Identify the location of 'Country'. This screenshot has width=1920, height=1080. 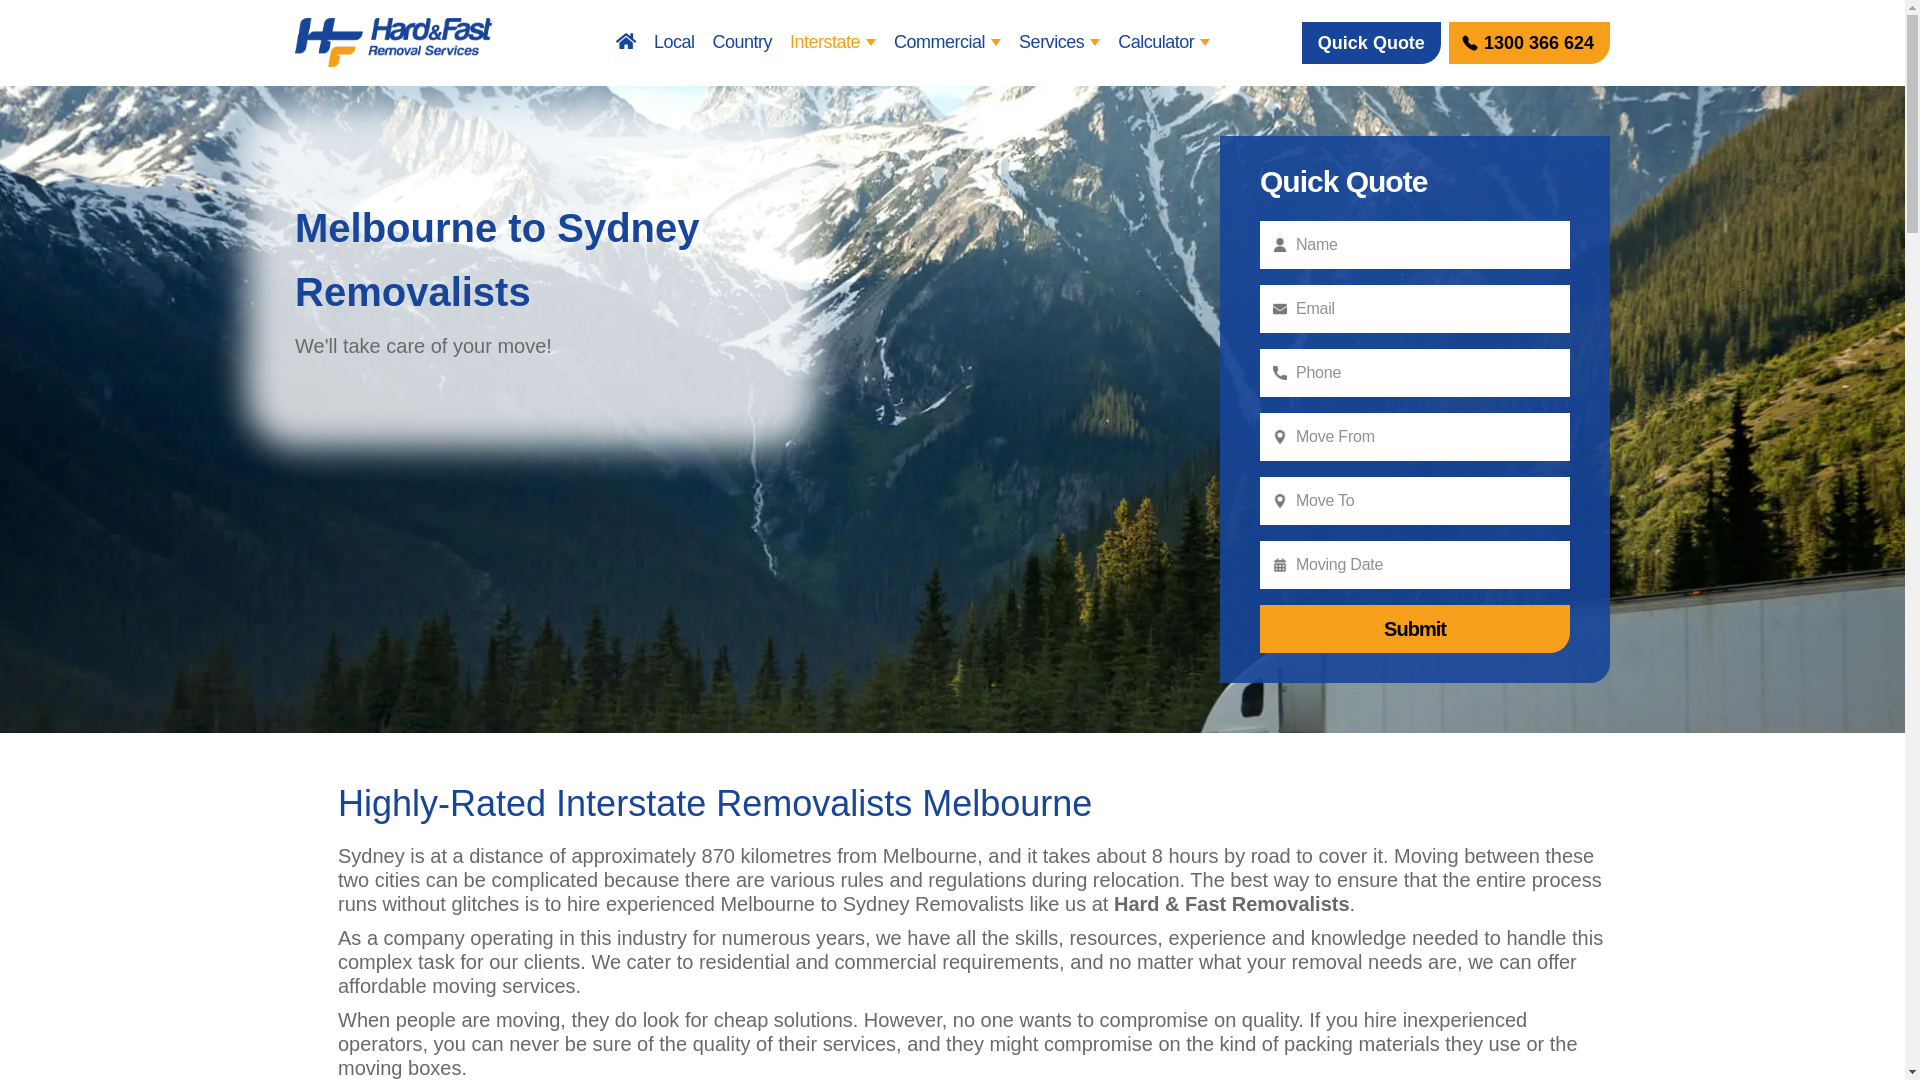
(741, 42).